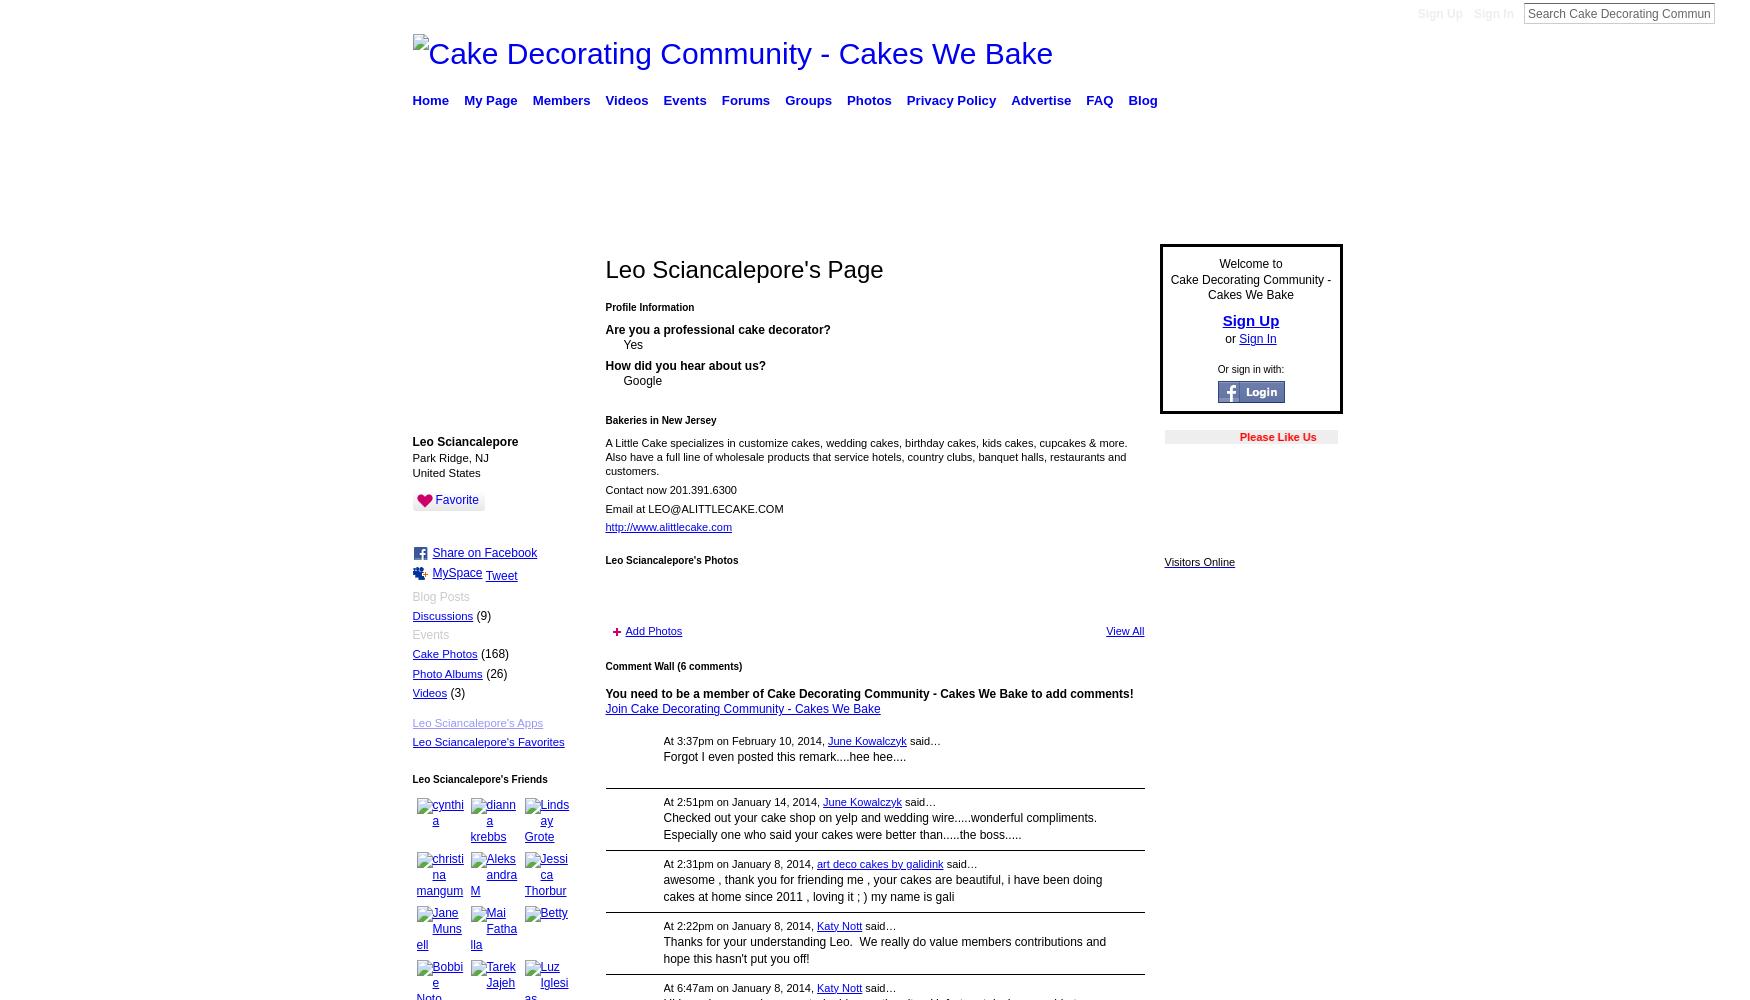 This screenshot has width=1750, height=1000. Describe the element at coordinates (1232, 338) in the screenshot. I see `'or'` at that location.